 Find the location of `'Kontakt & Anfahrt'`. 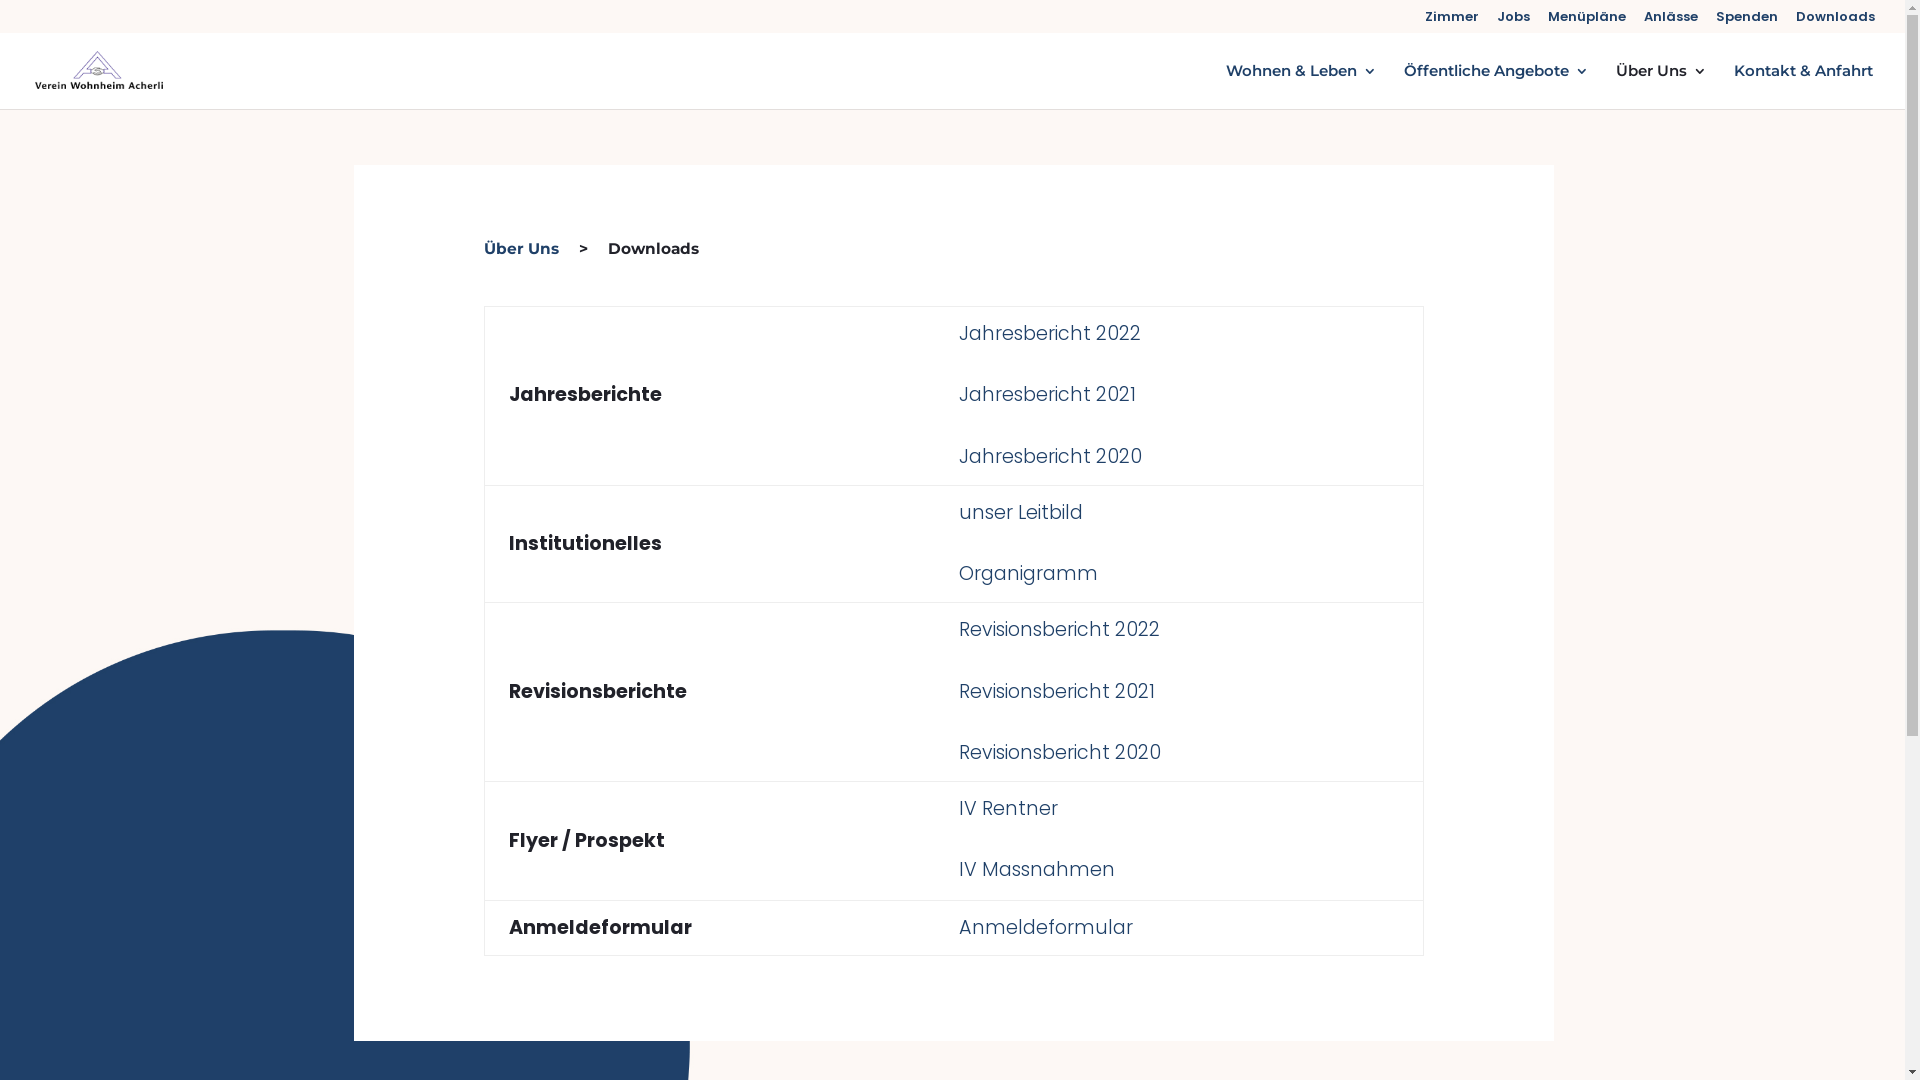

'Kontakt & Anfahrt' is located at coordinates (1732, 85).